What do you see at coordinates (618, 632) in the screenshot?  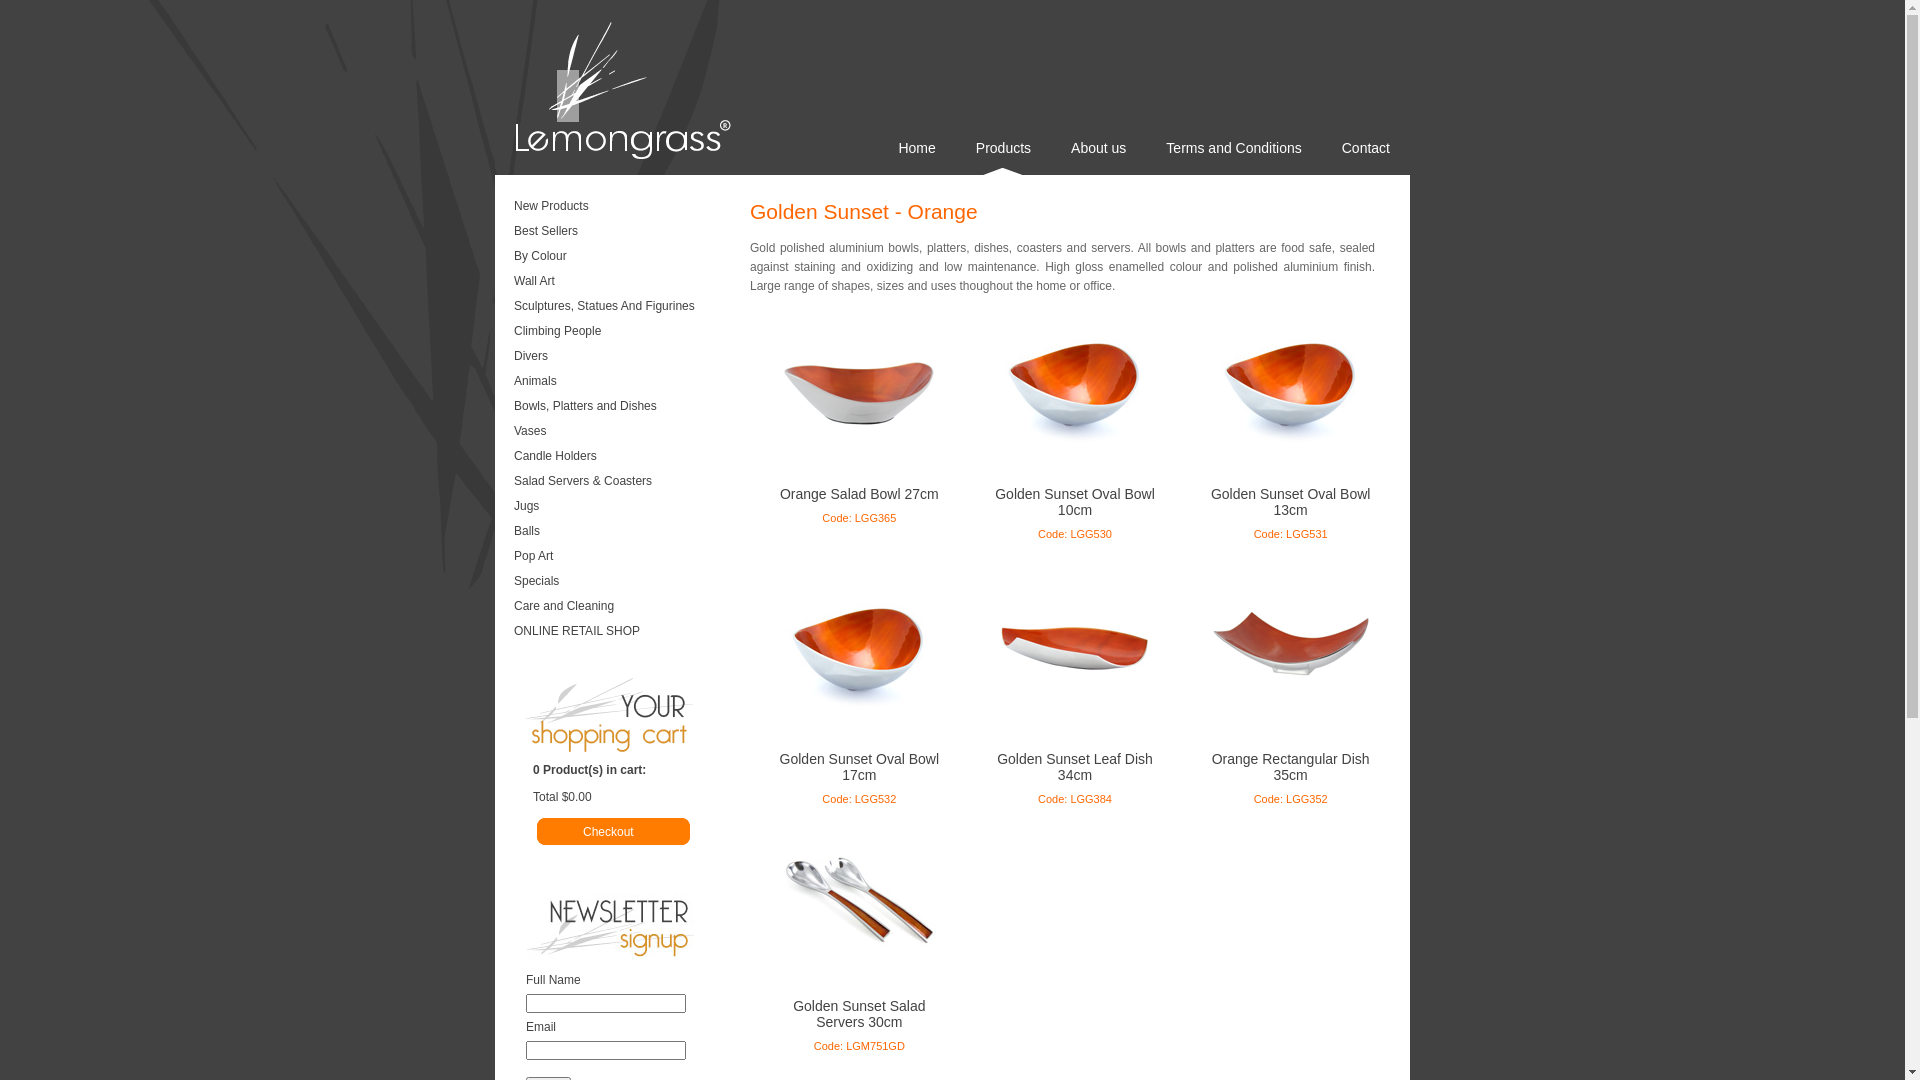 I see `'ONLINE RETAIL SHOP'` at bounding box center [618, 632].